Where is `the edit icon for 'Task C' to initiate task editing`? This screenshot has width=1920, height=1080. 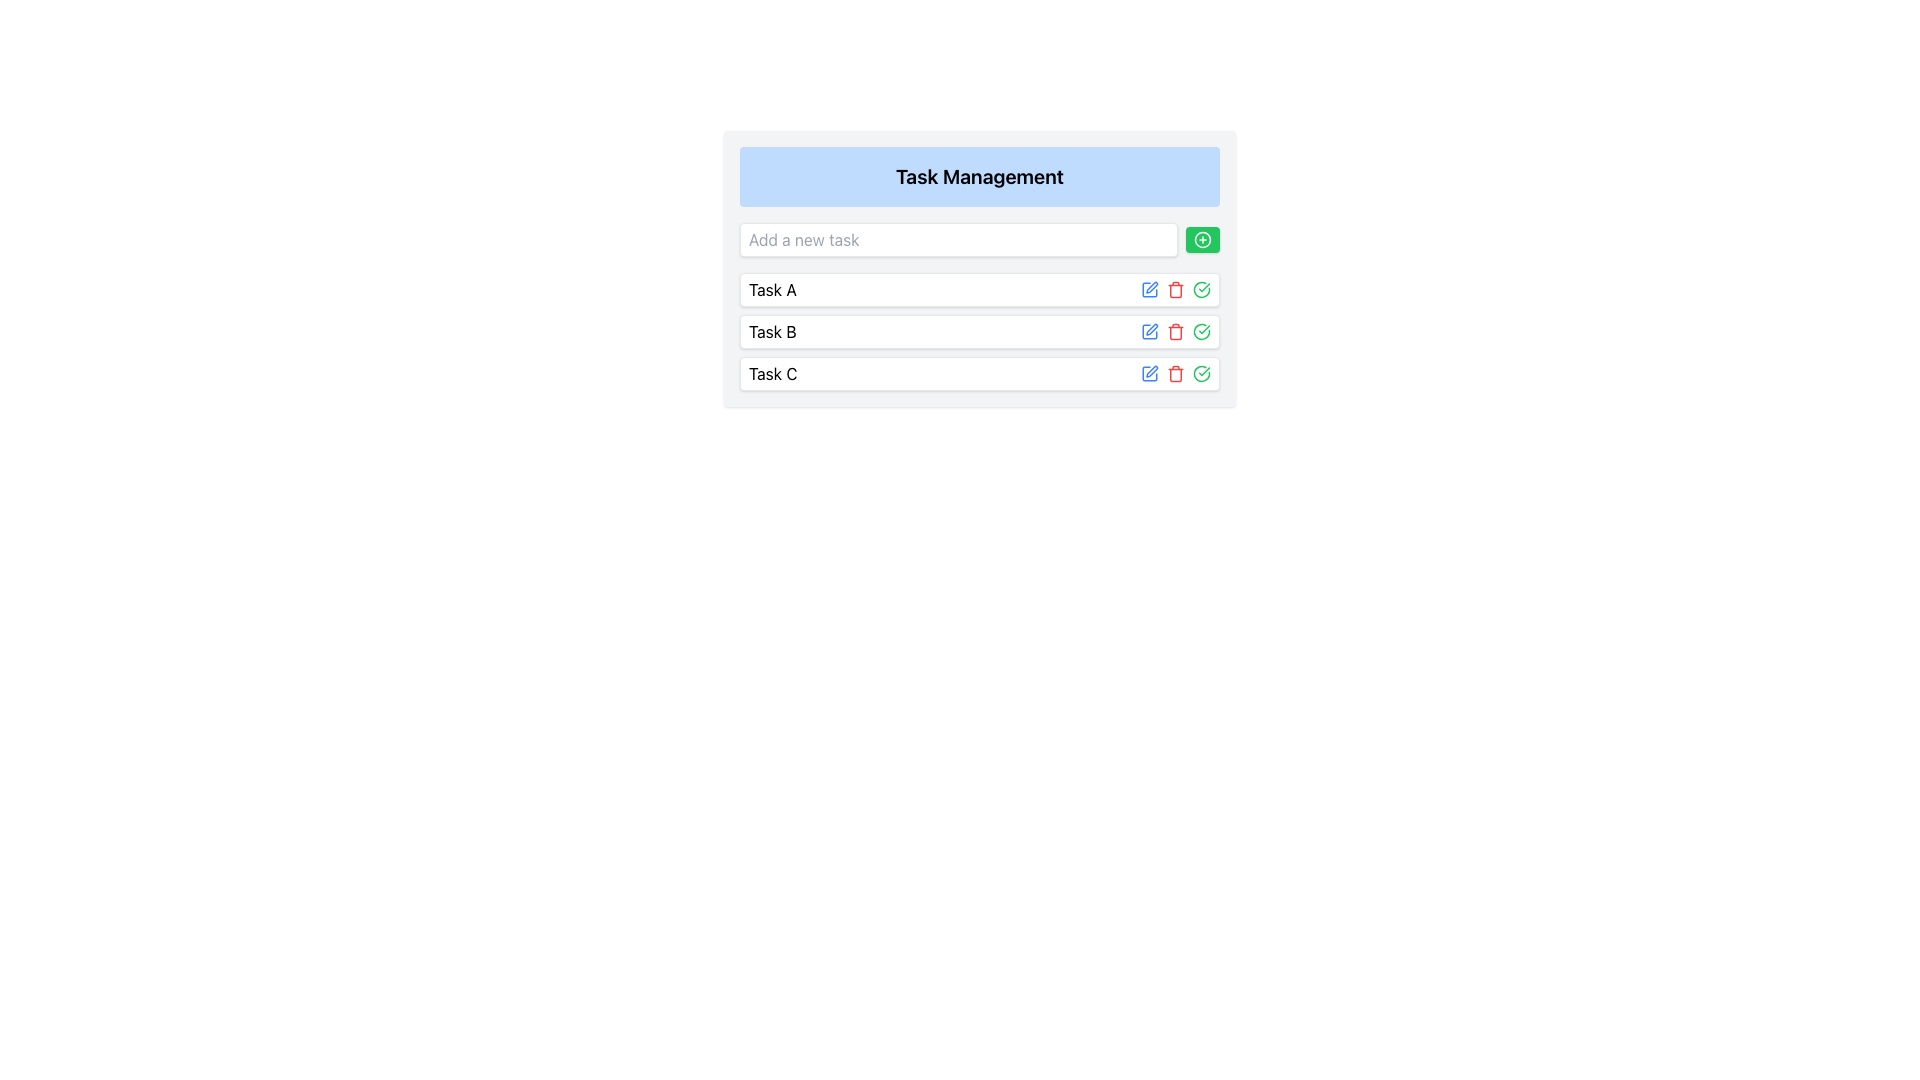 the edit icon for 'Task C' to initiate task editing is located at coordinates (1150, 374).